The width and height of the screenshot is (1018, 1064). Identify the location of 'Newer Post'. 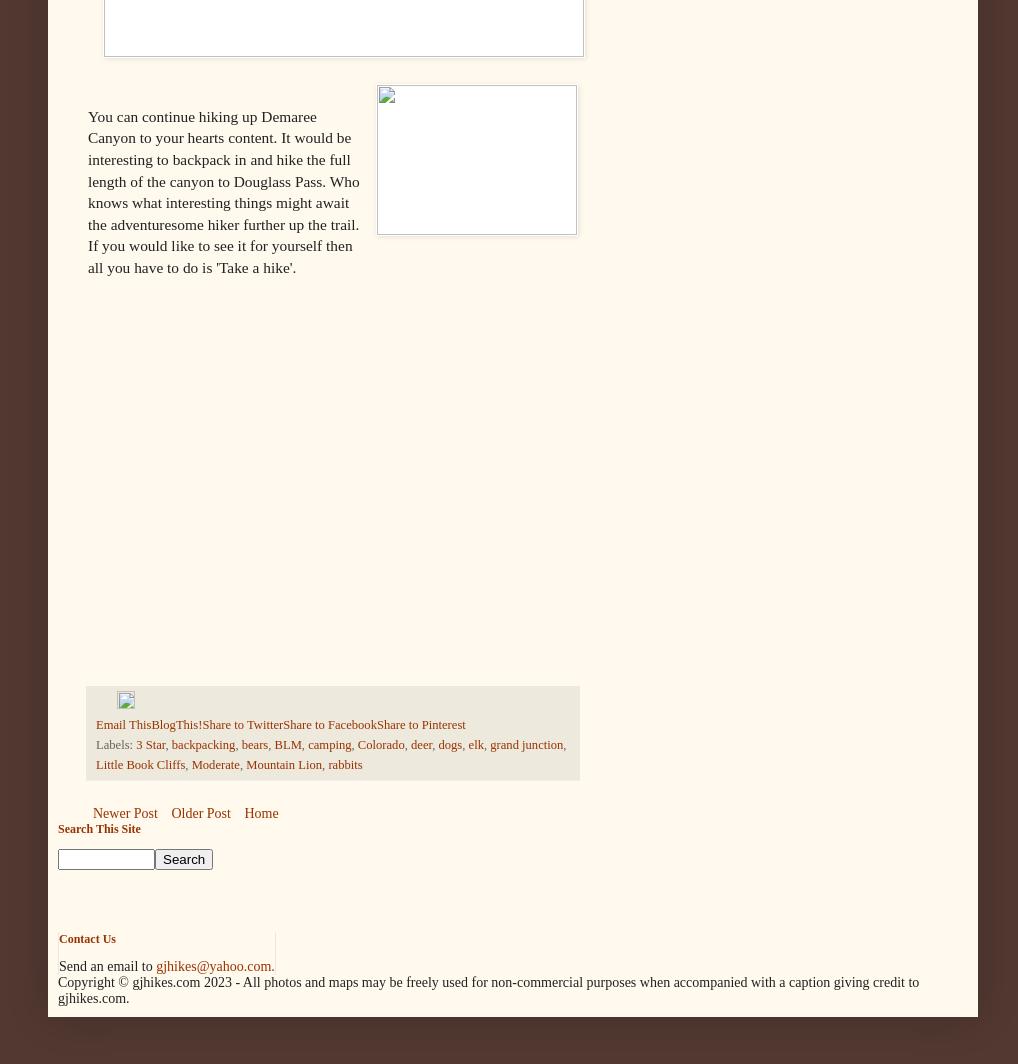
(124, 813).